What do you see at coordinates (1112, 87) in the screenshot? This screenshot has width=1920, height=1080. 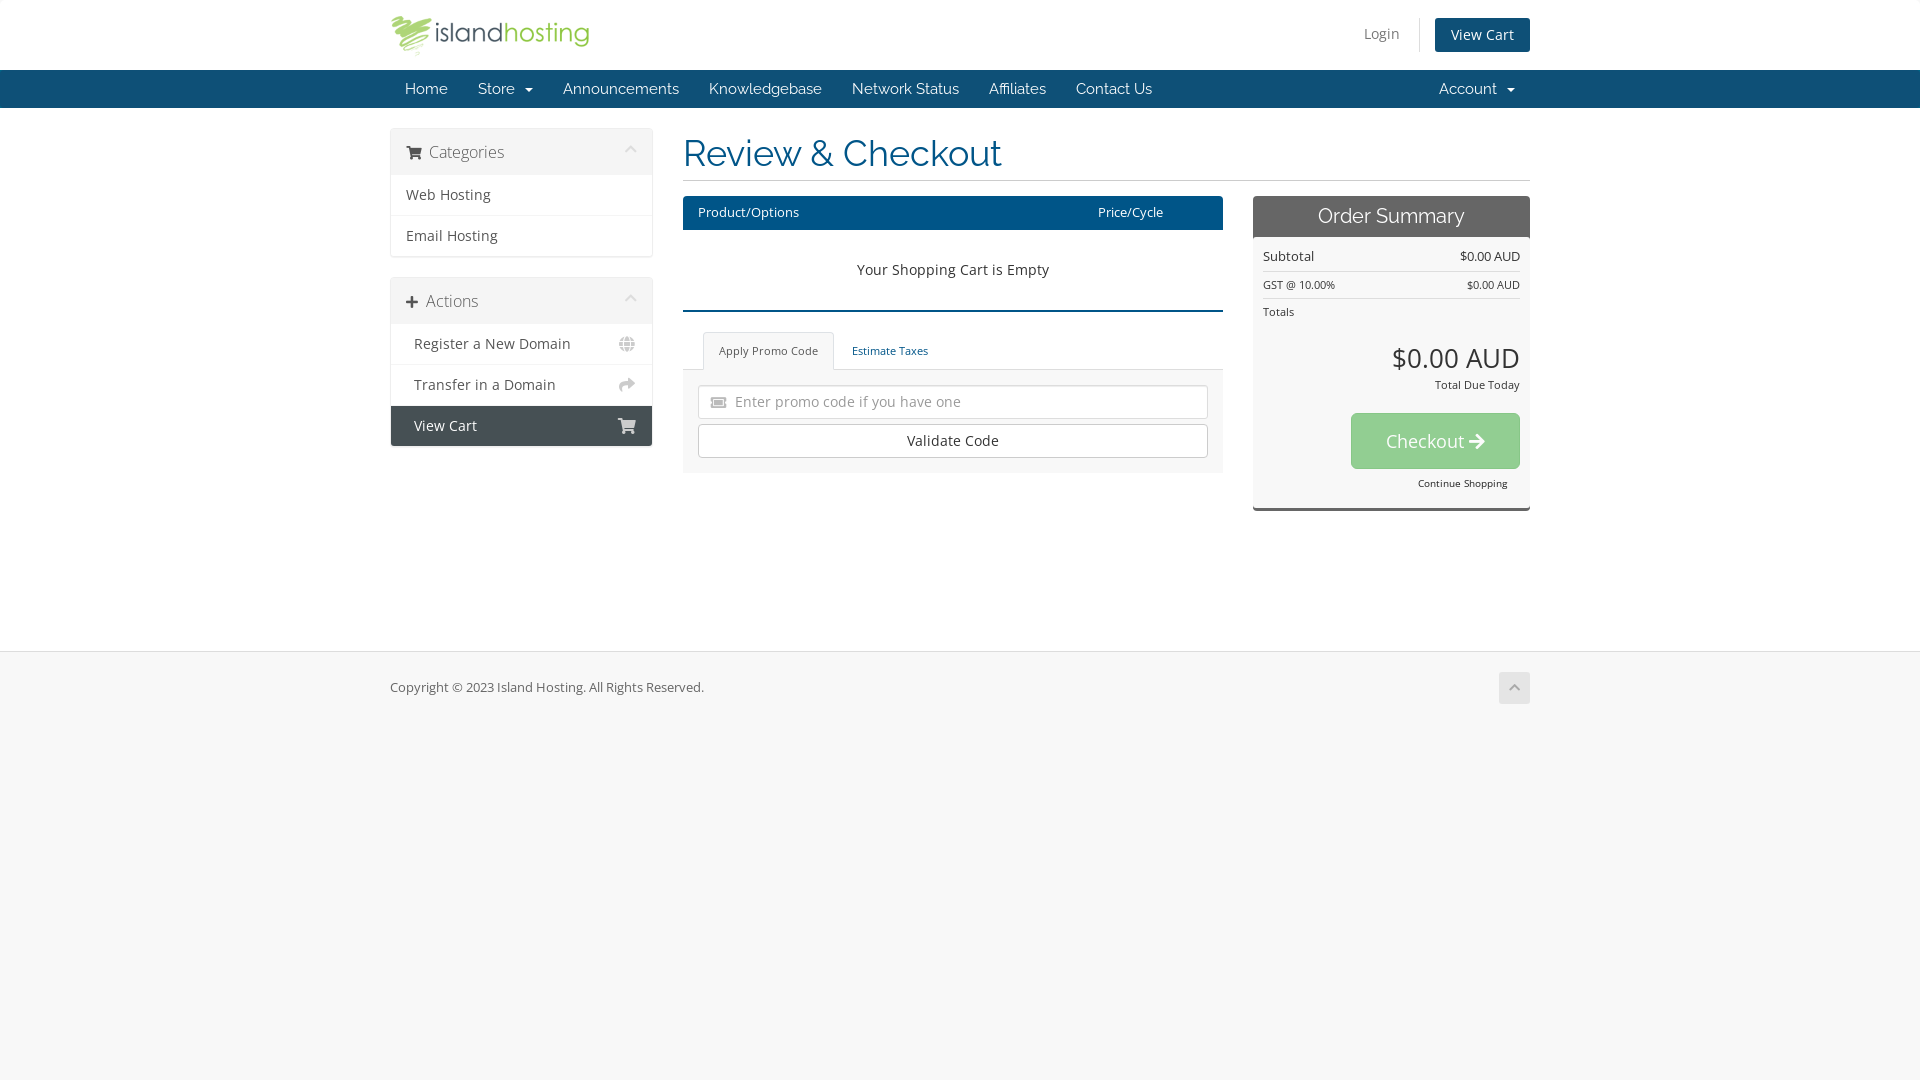 I see `'Contact Us'` at bounding box center [1112, 87].